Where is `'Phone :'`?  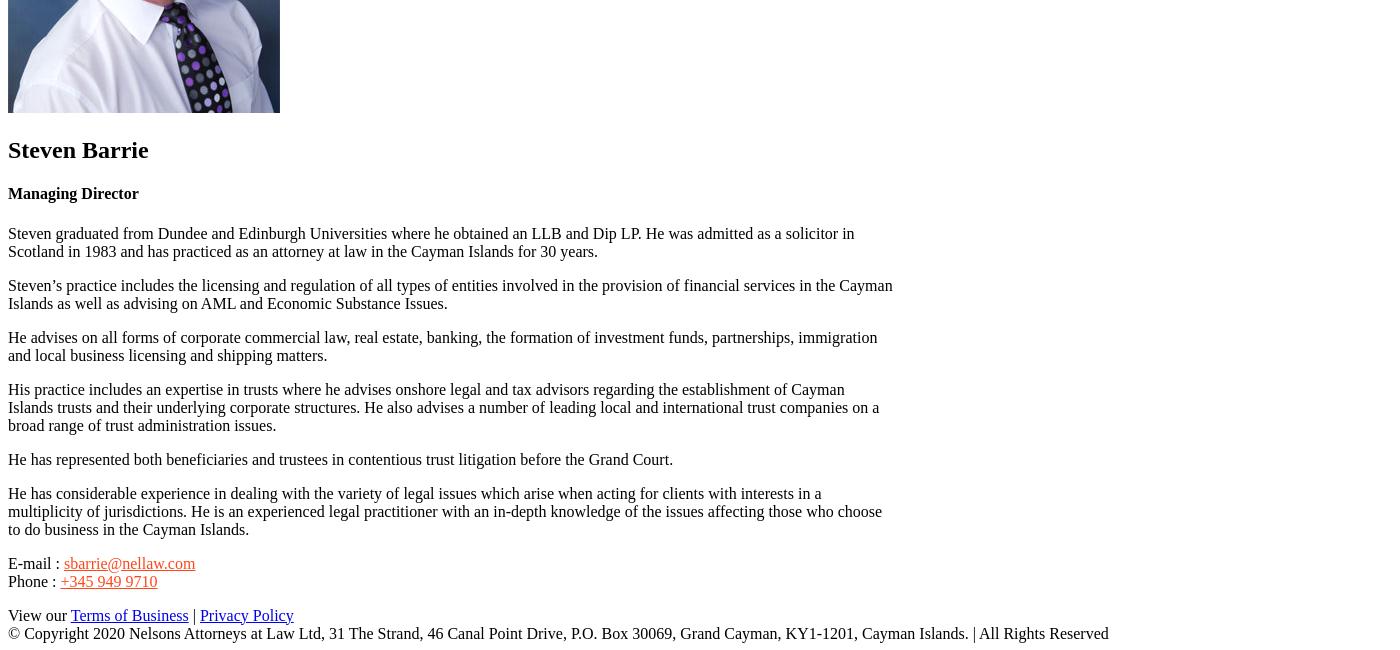 'Phone :' is located at coordinates (34, 579).